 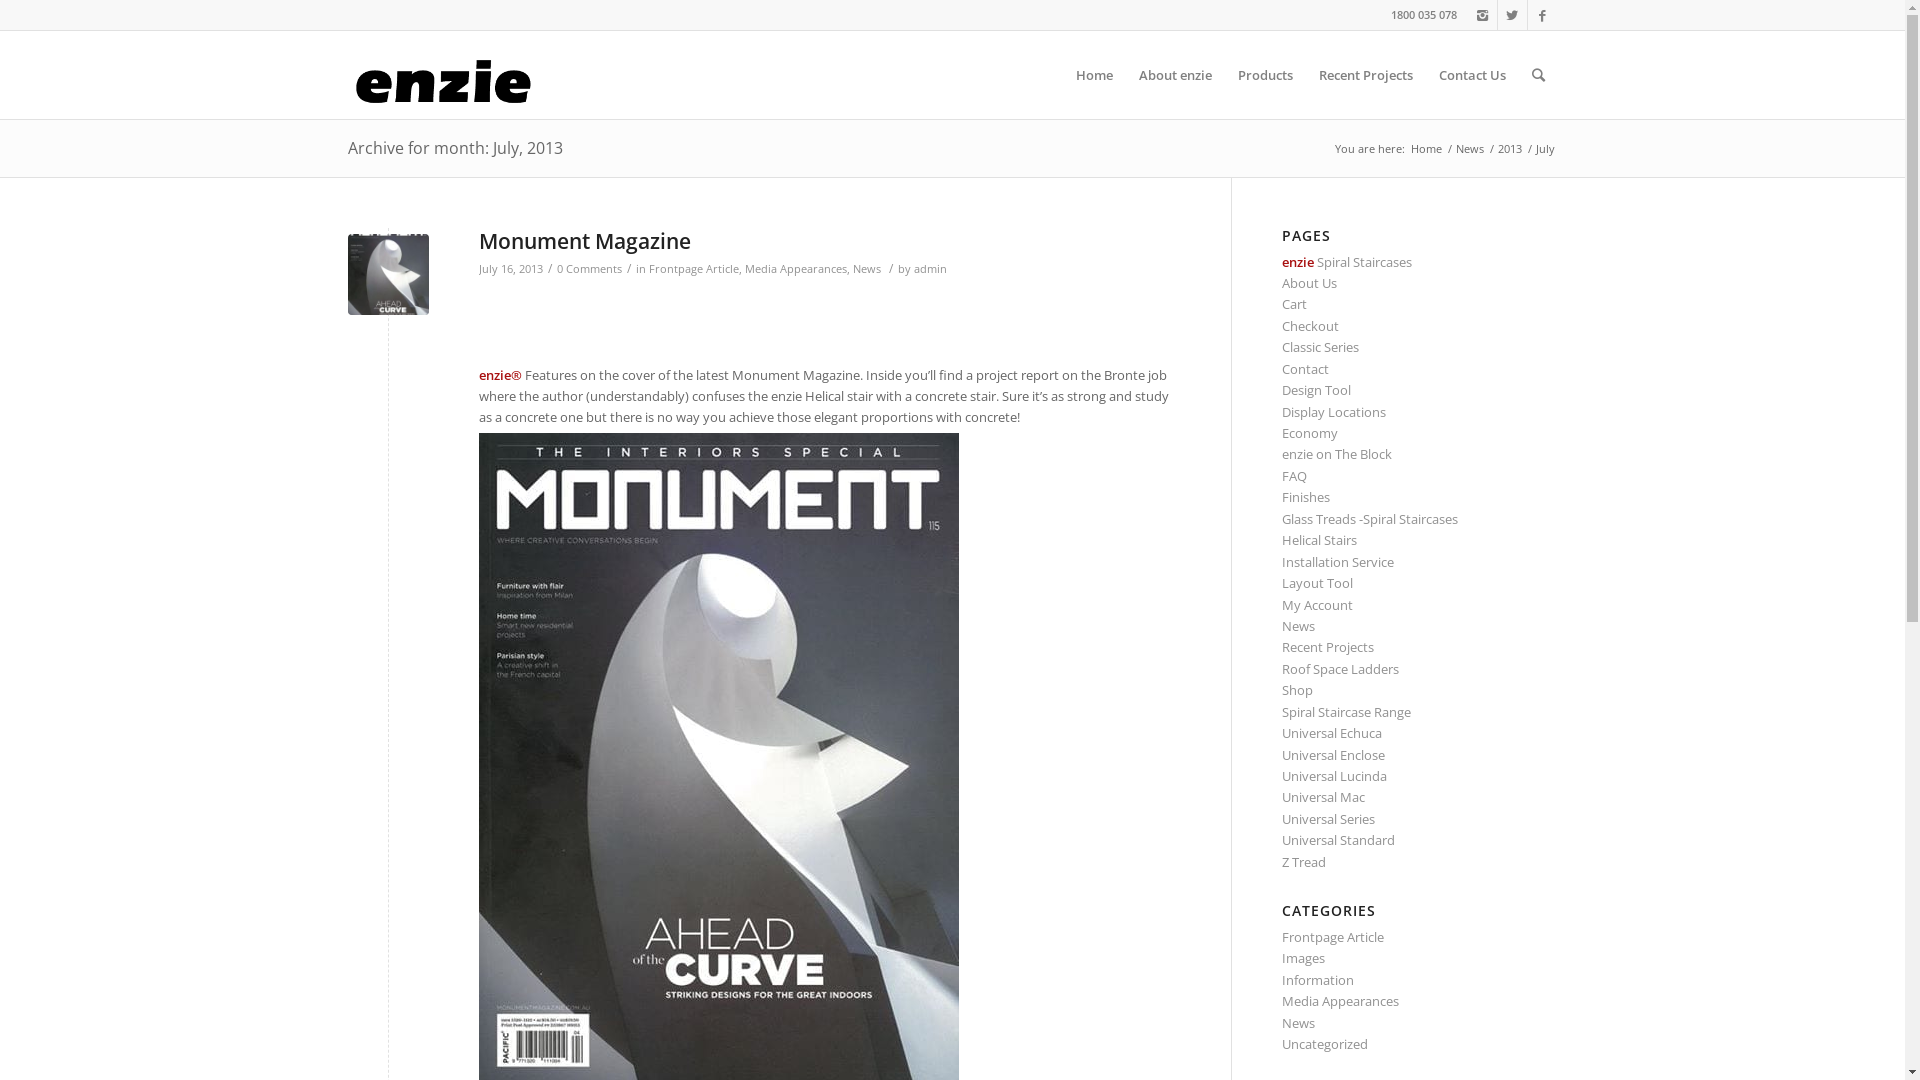 I want to click on 'Products', so click(x=1223, y=73).